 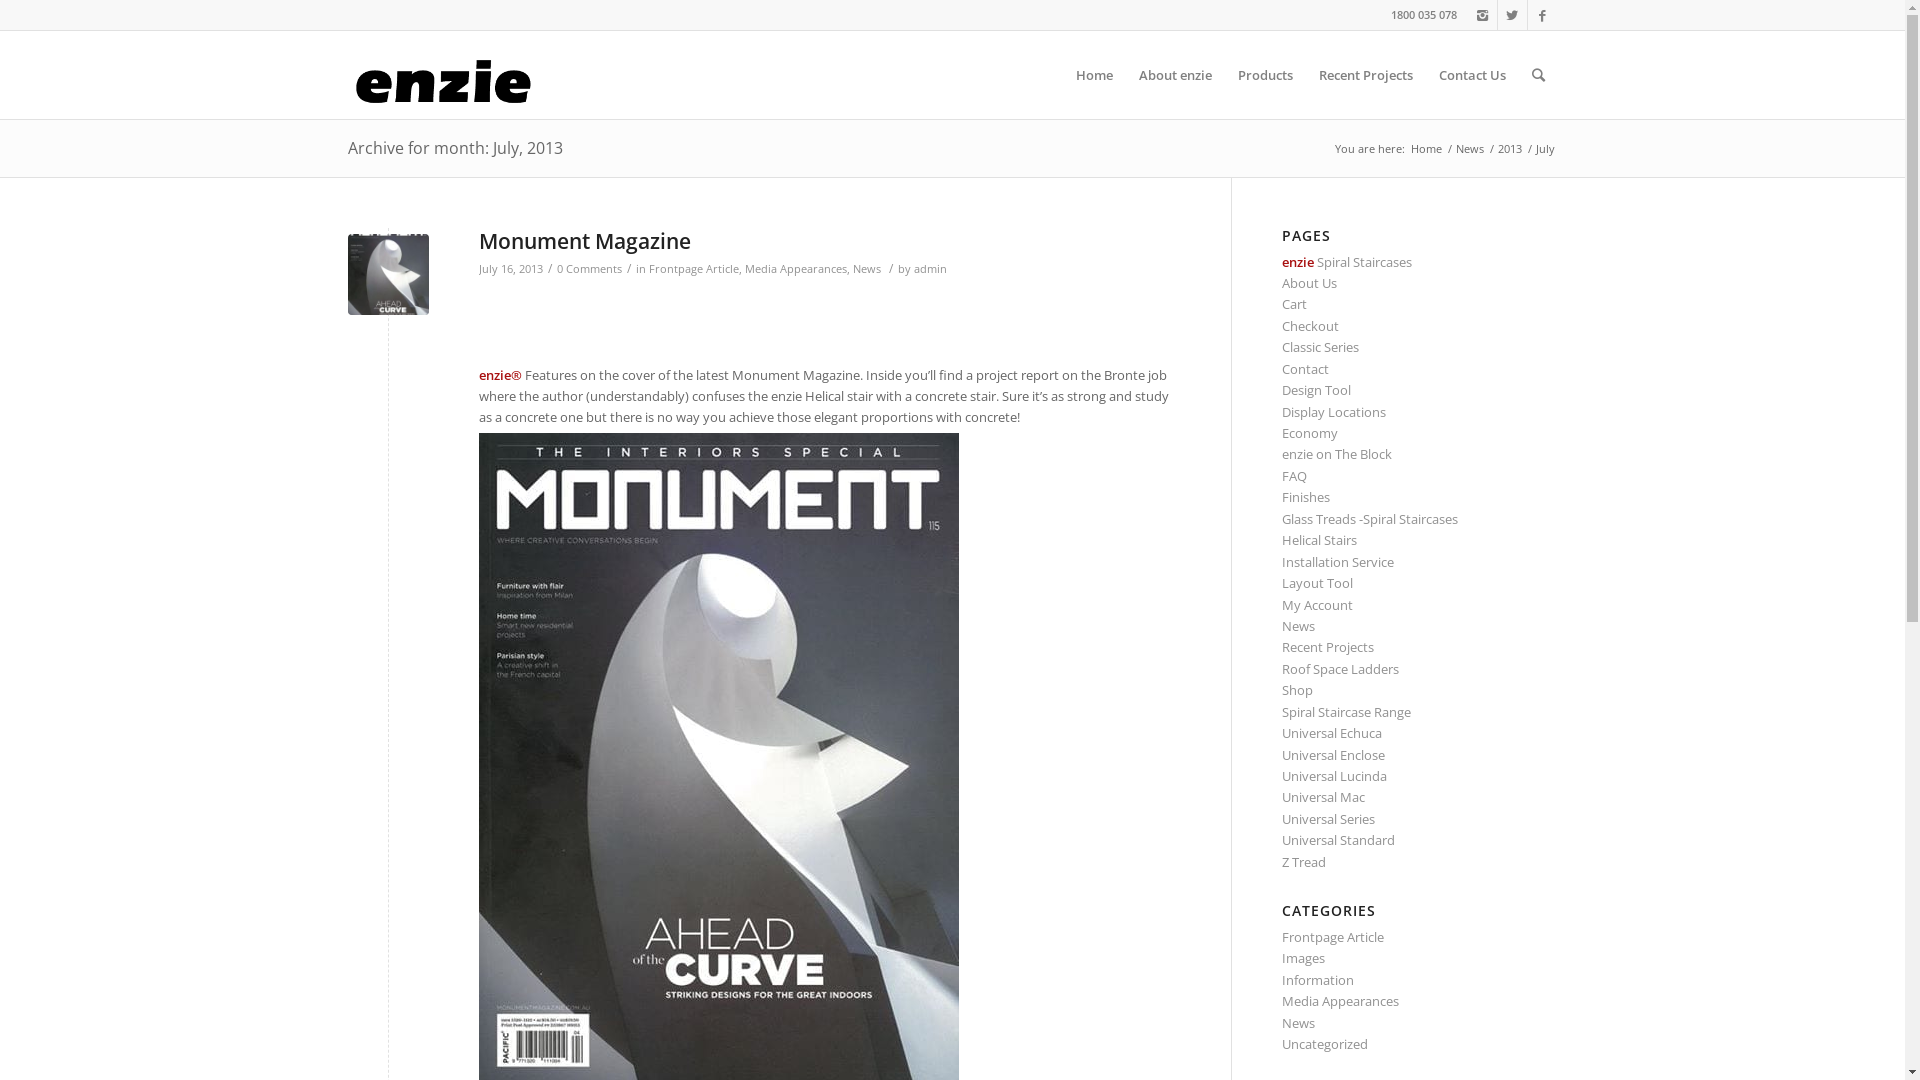 I want to click on 'Products', so click(x=1223, y=73).